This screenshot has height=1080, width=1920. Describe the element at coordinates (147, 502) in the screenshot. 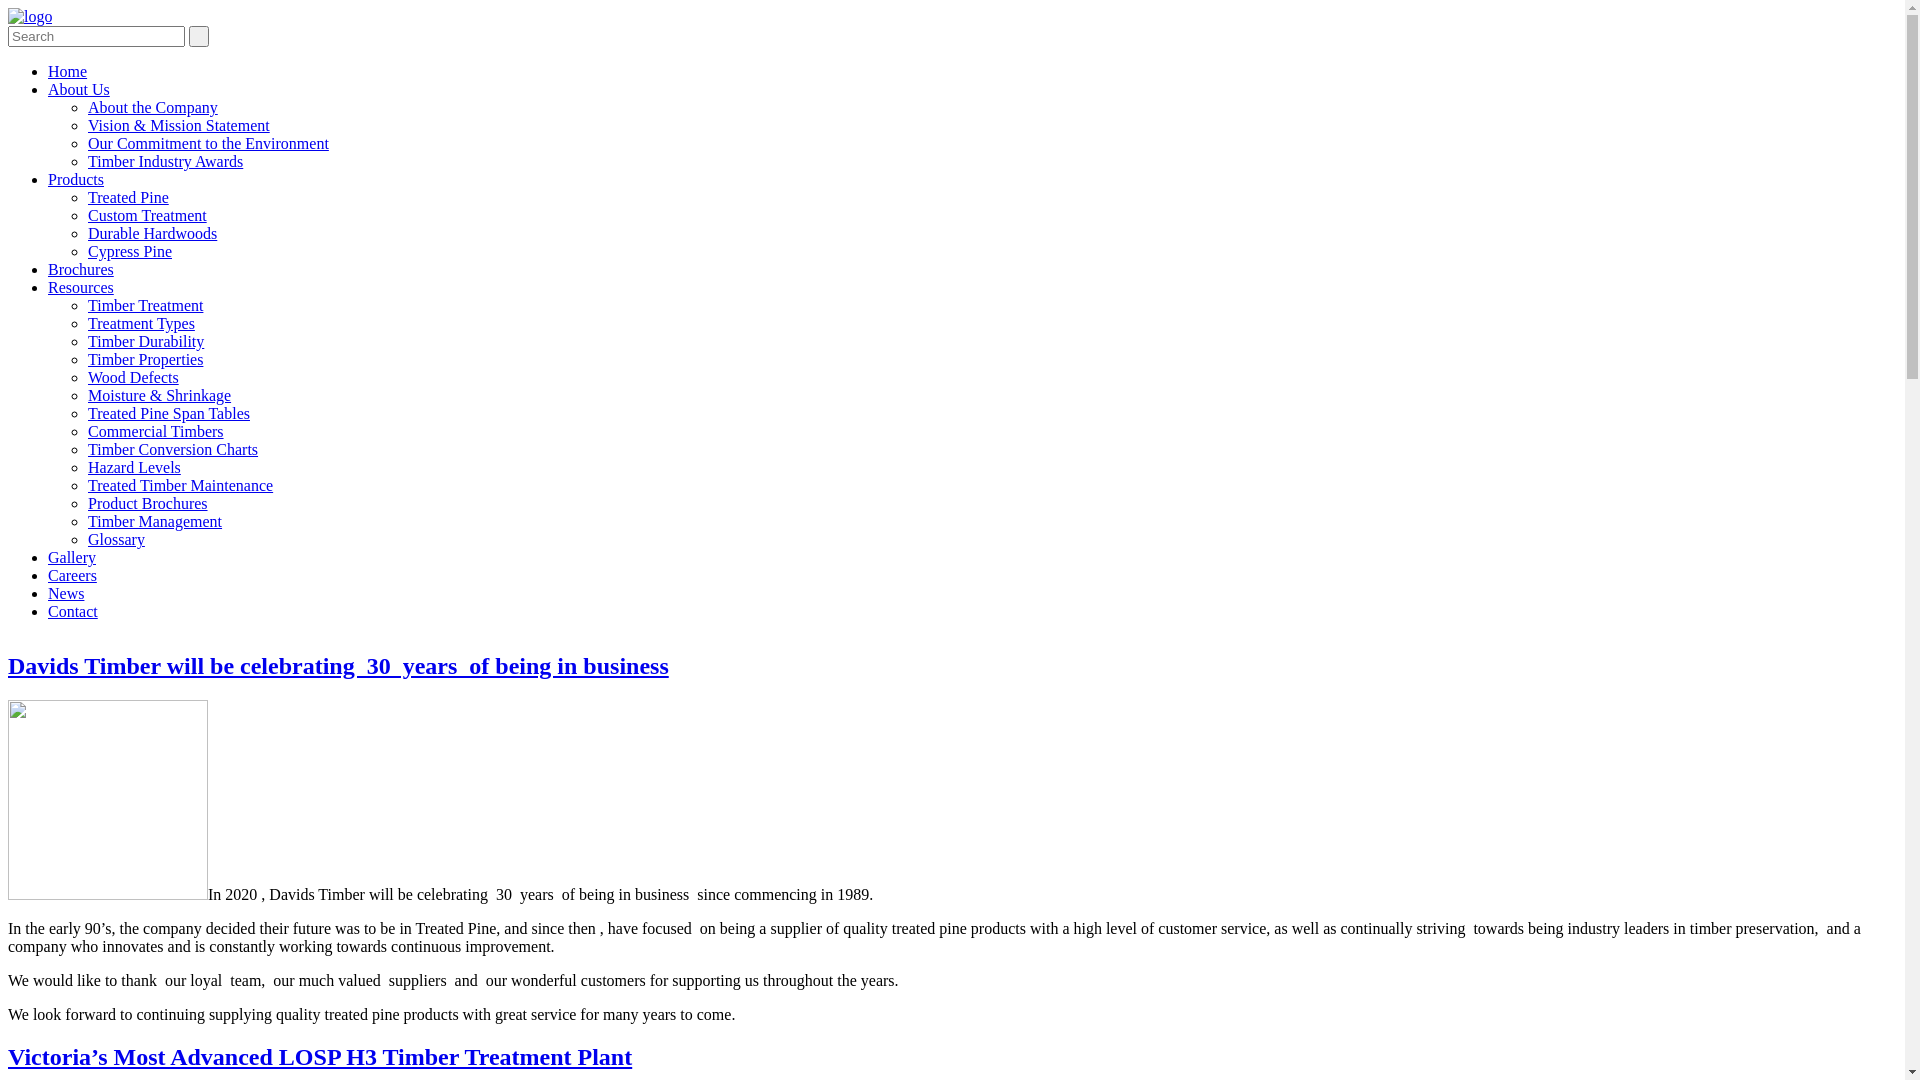

I see `'Product Brochures'` at that location.